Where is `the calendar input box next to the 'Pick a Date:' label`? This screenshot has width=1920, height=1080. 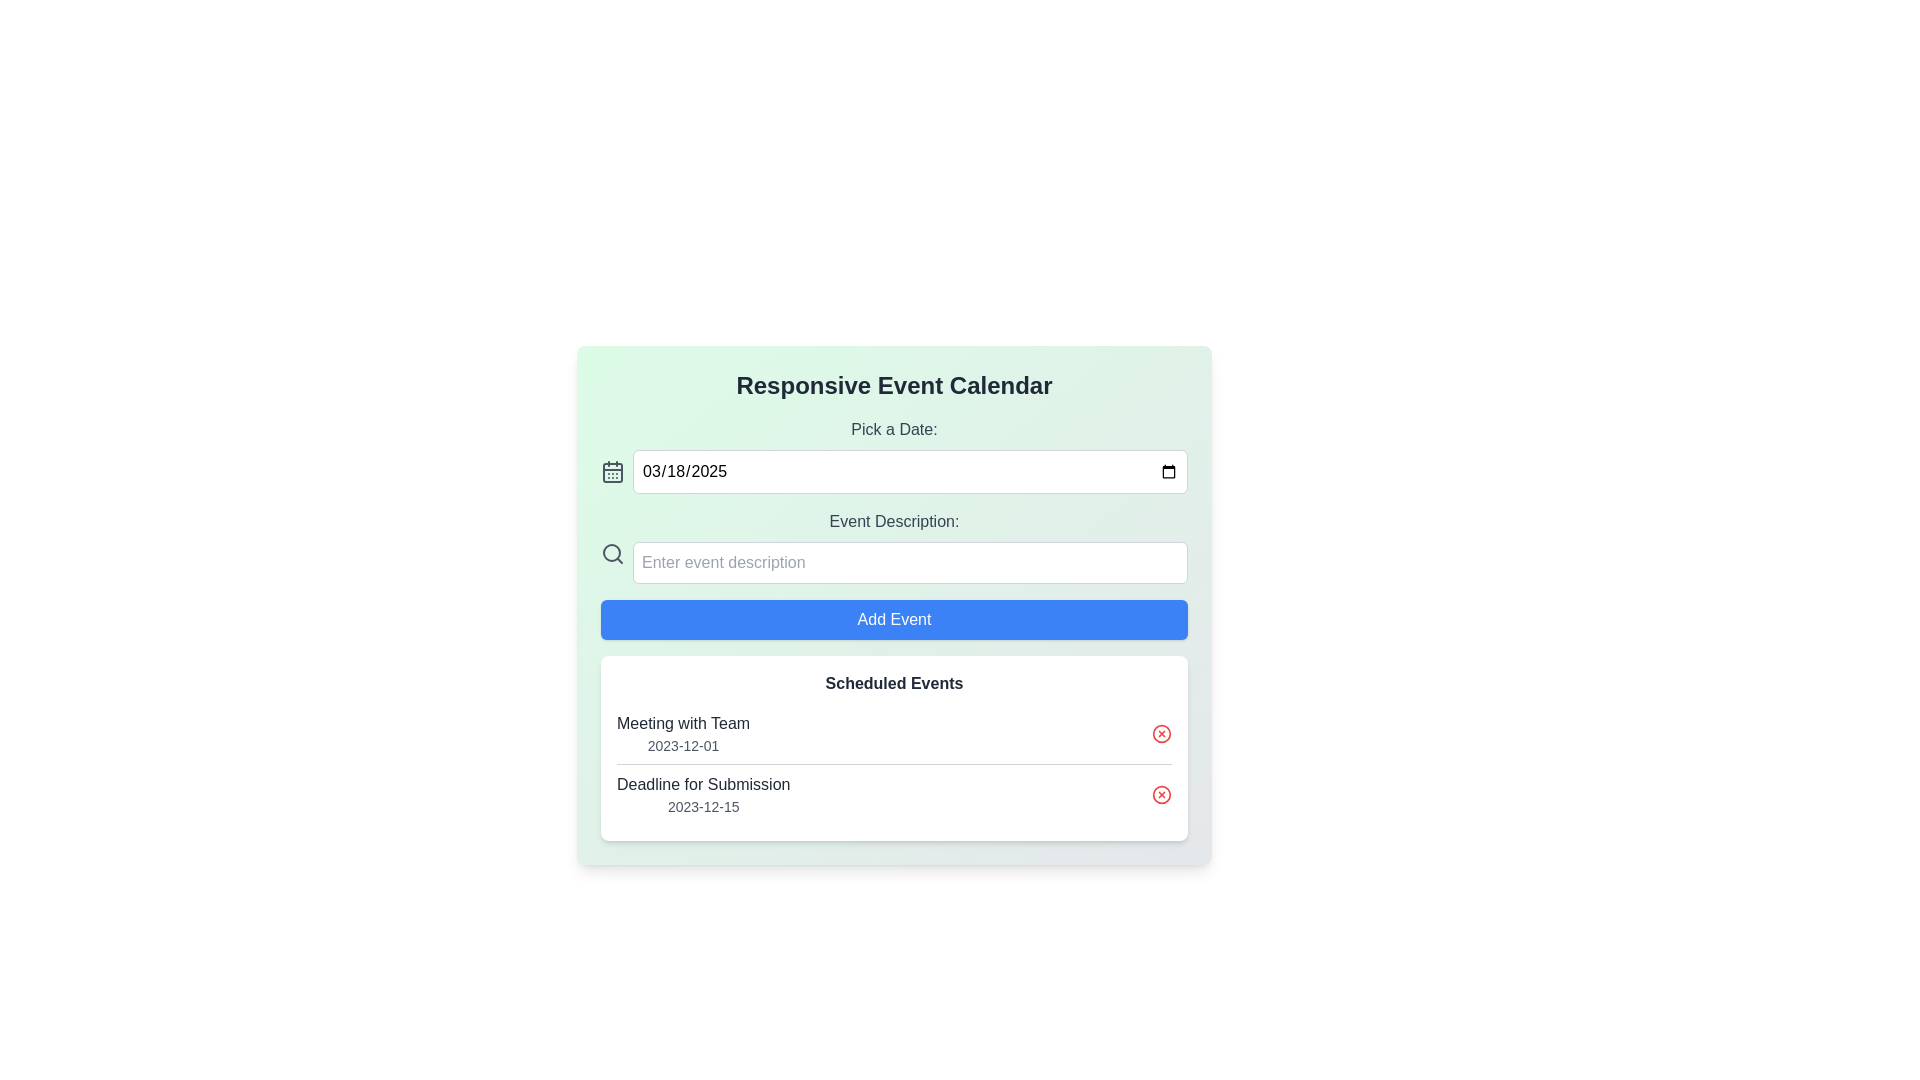
the calendar input box next to the 'Pick a Date:' label is located at coordinates (893, 455).